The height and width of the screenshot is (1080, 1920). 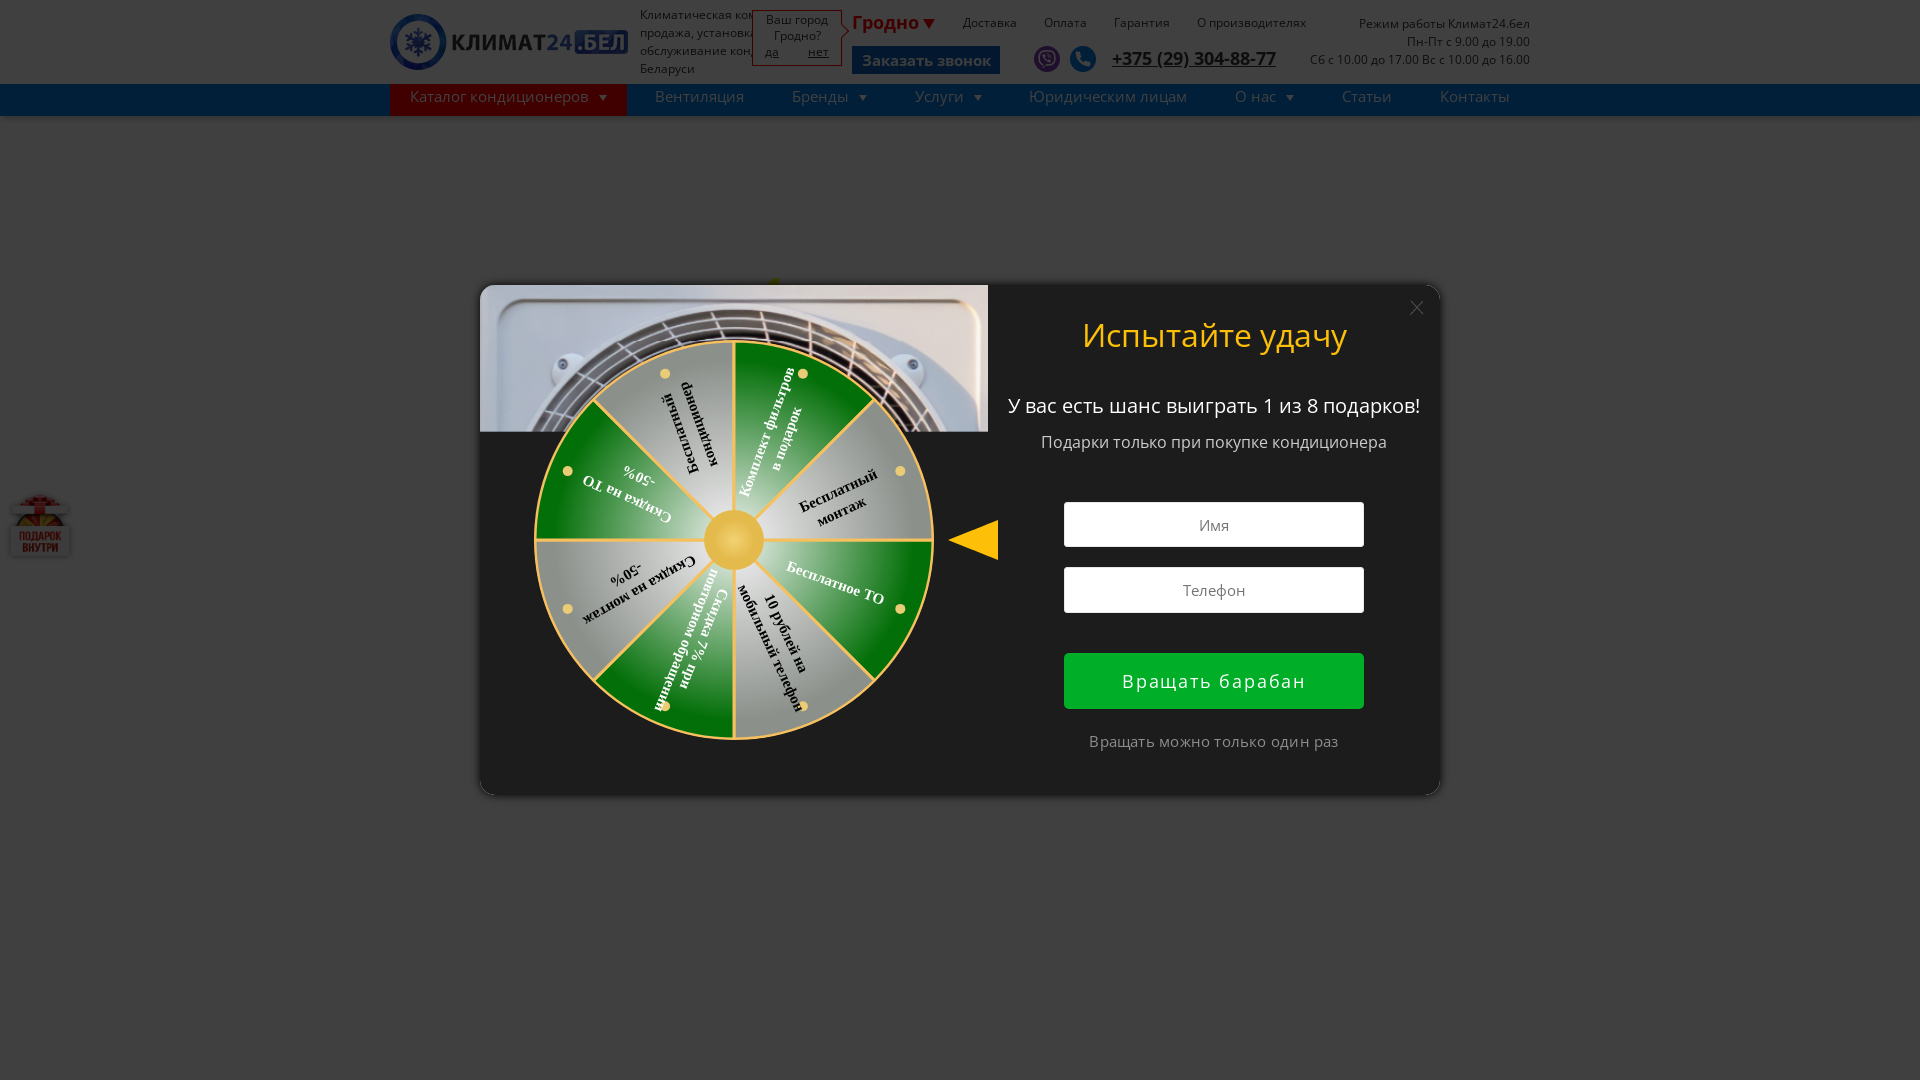 I want to click on '+375 (29) 304-88-77', so click(x=1185, y=57).